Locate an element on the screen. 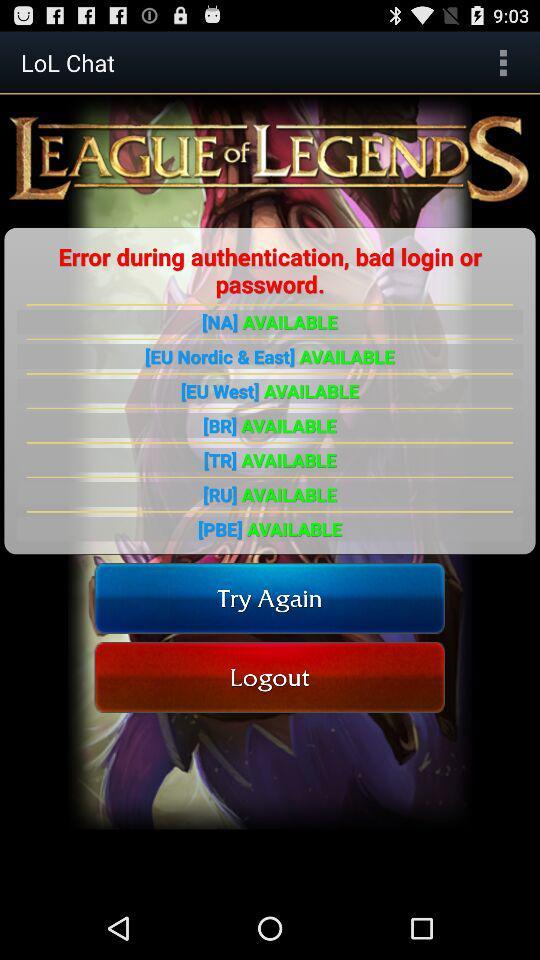 The width and height of the screenshot is (540, 960). logout button is located at coordinates (270, 677).